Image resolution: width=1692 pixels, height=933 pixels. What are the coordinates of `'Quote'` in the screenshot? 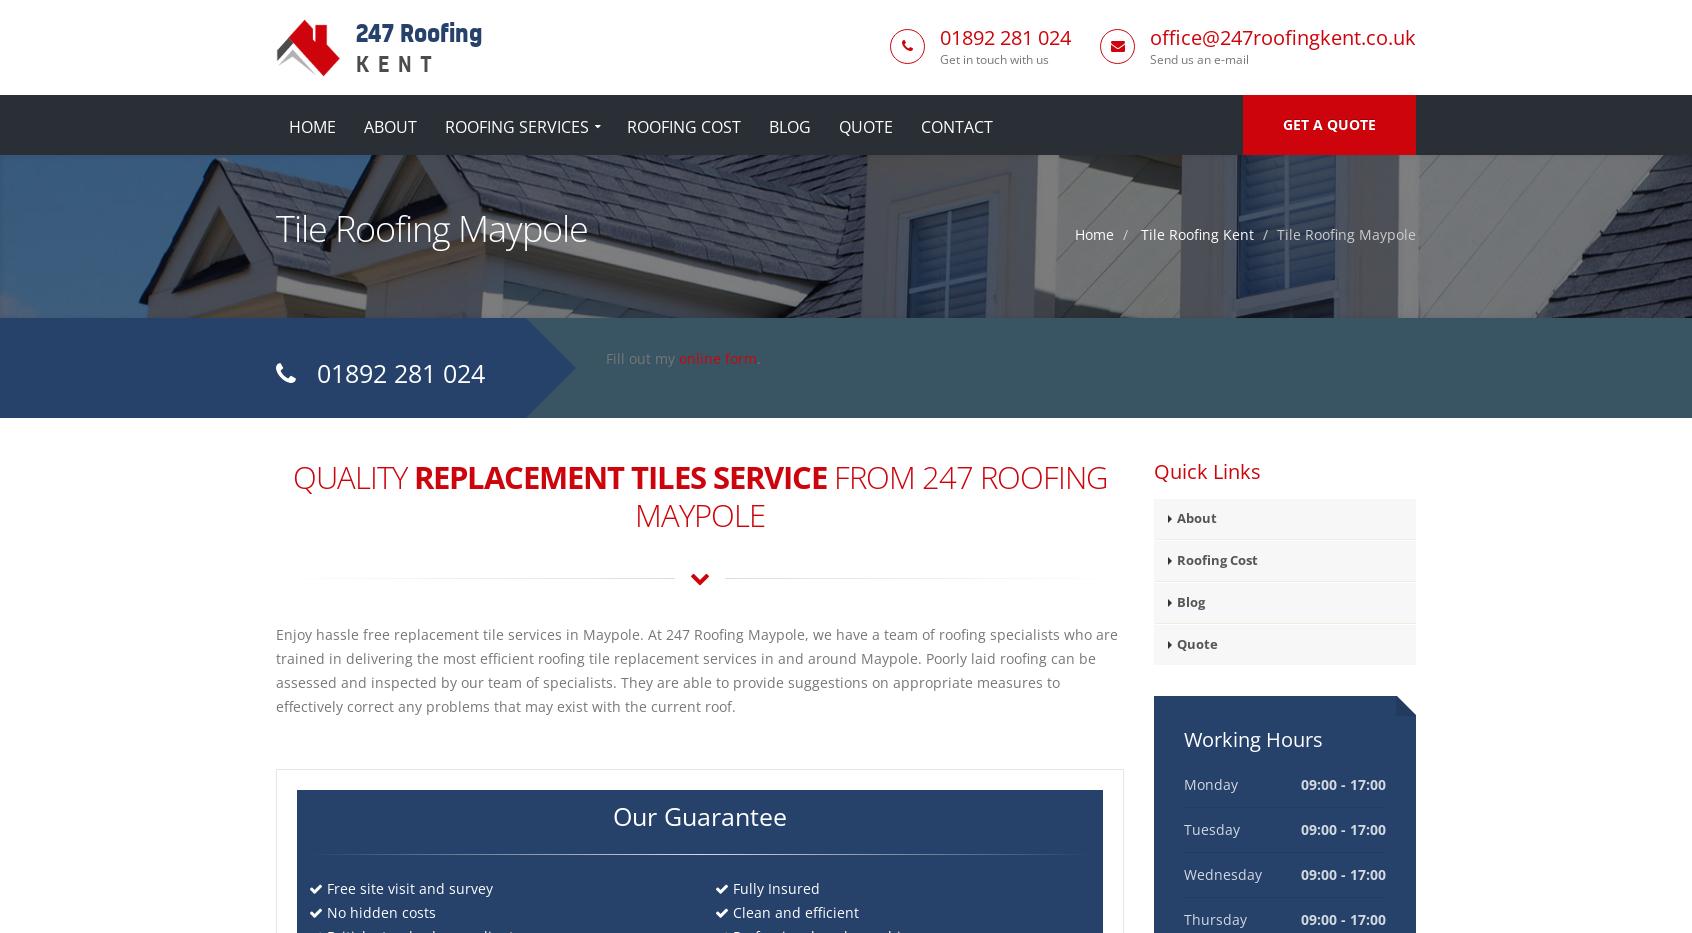 It's located at (1195, 643).